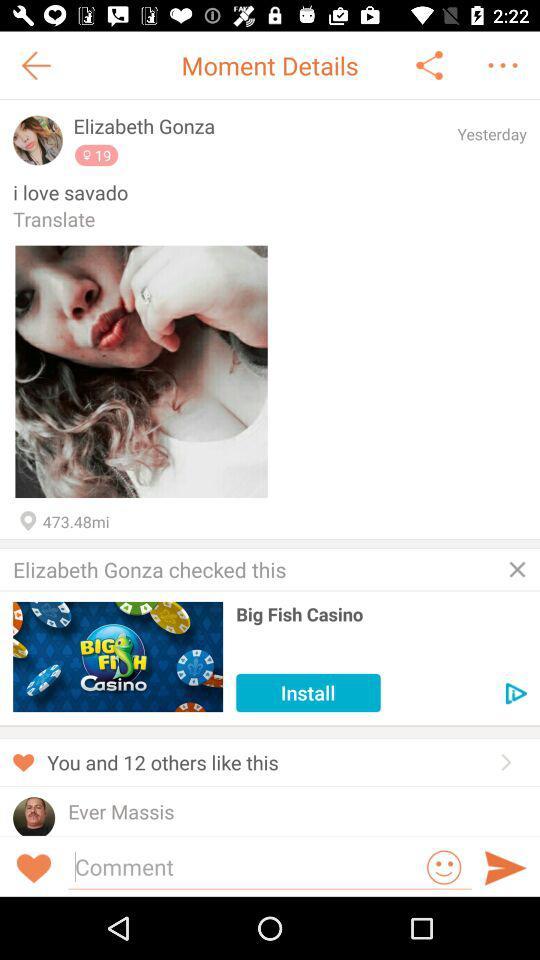 The image size is (540, 960). Describe the element at coordinates (245, 865) in the screenshot. I see `leave comment` at that location.